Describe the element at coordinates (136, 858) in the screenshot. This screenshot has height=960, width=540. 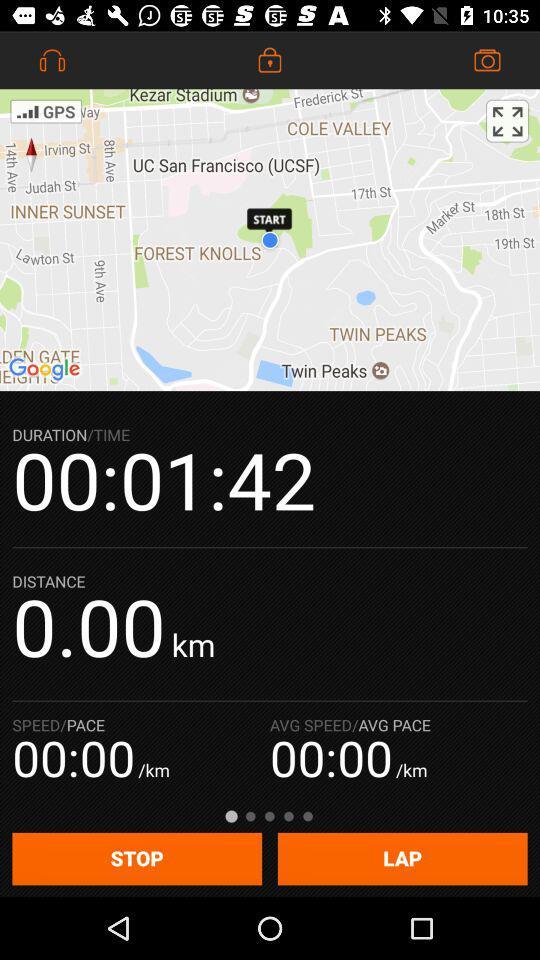
I see `stop item` at that location.